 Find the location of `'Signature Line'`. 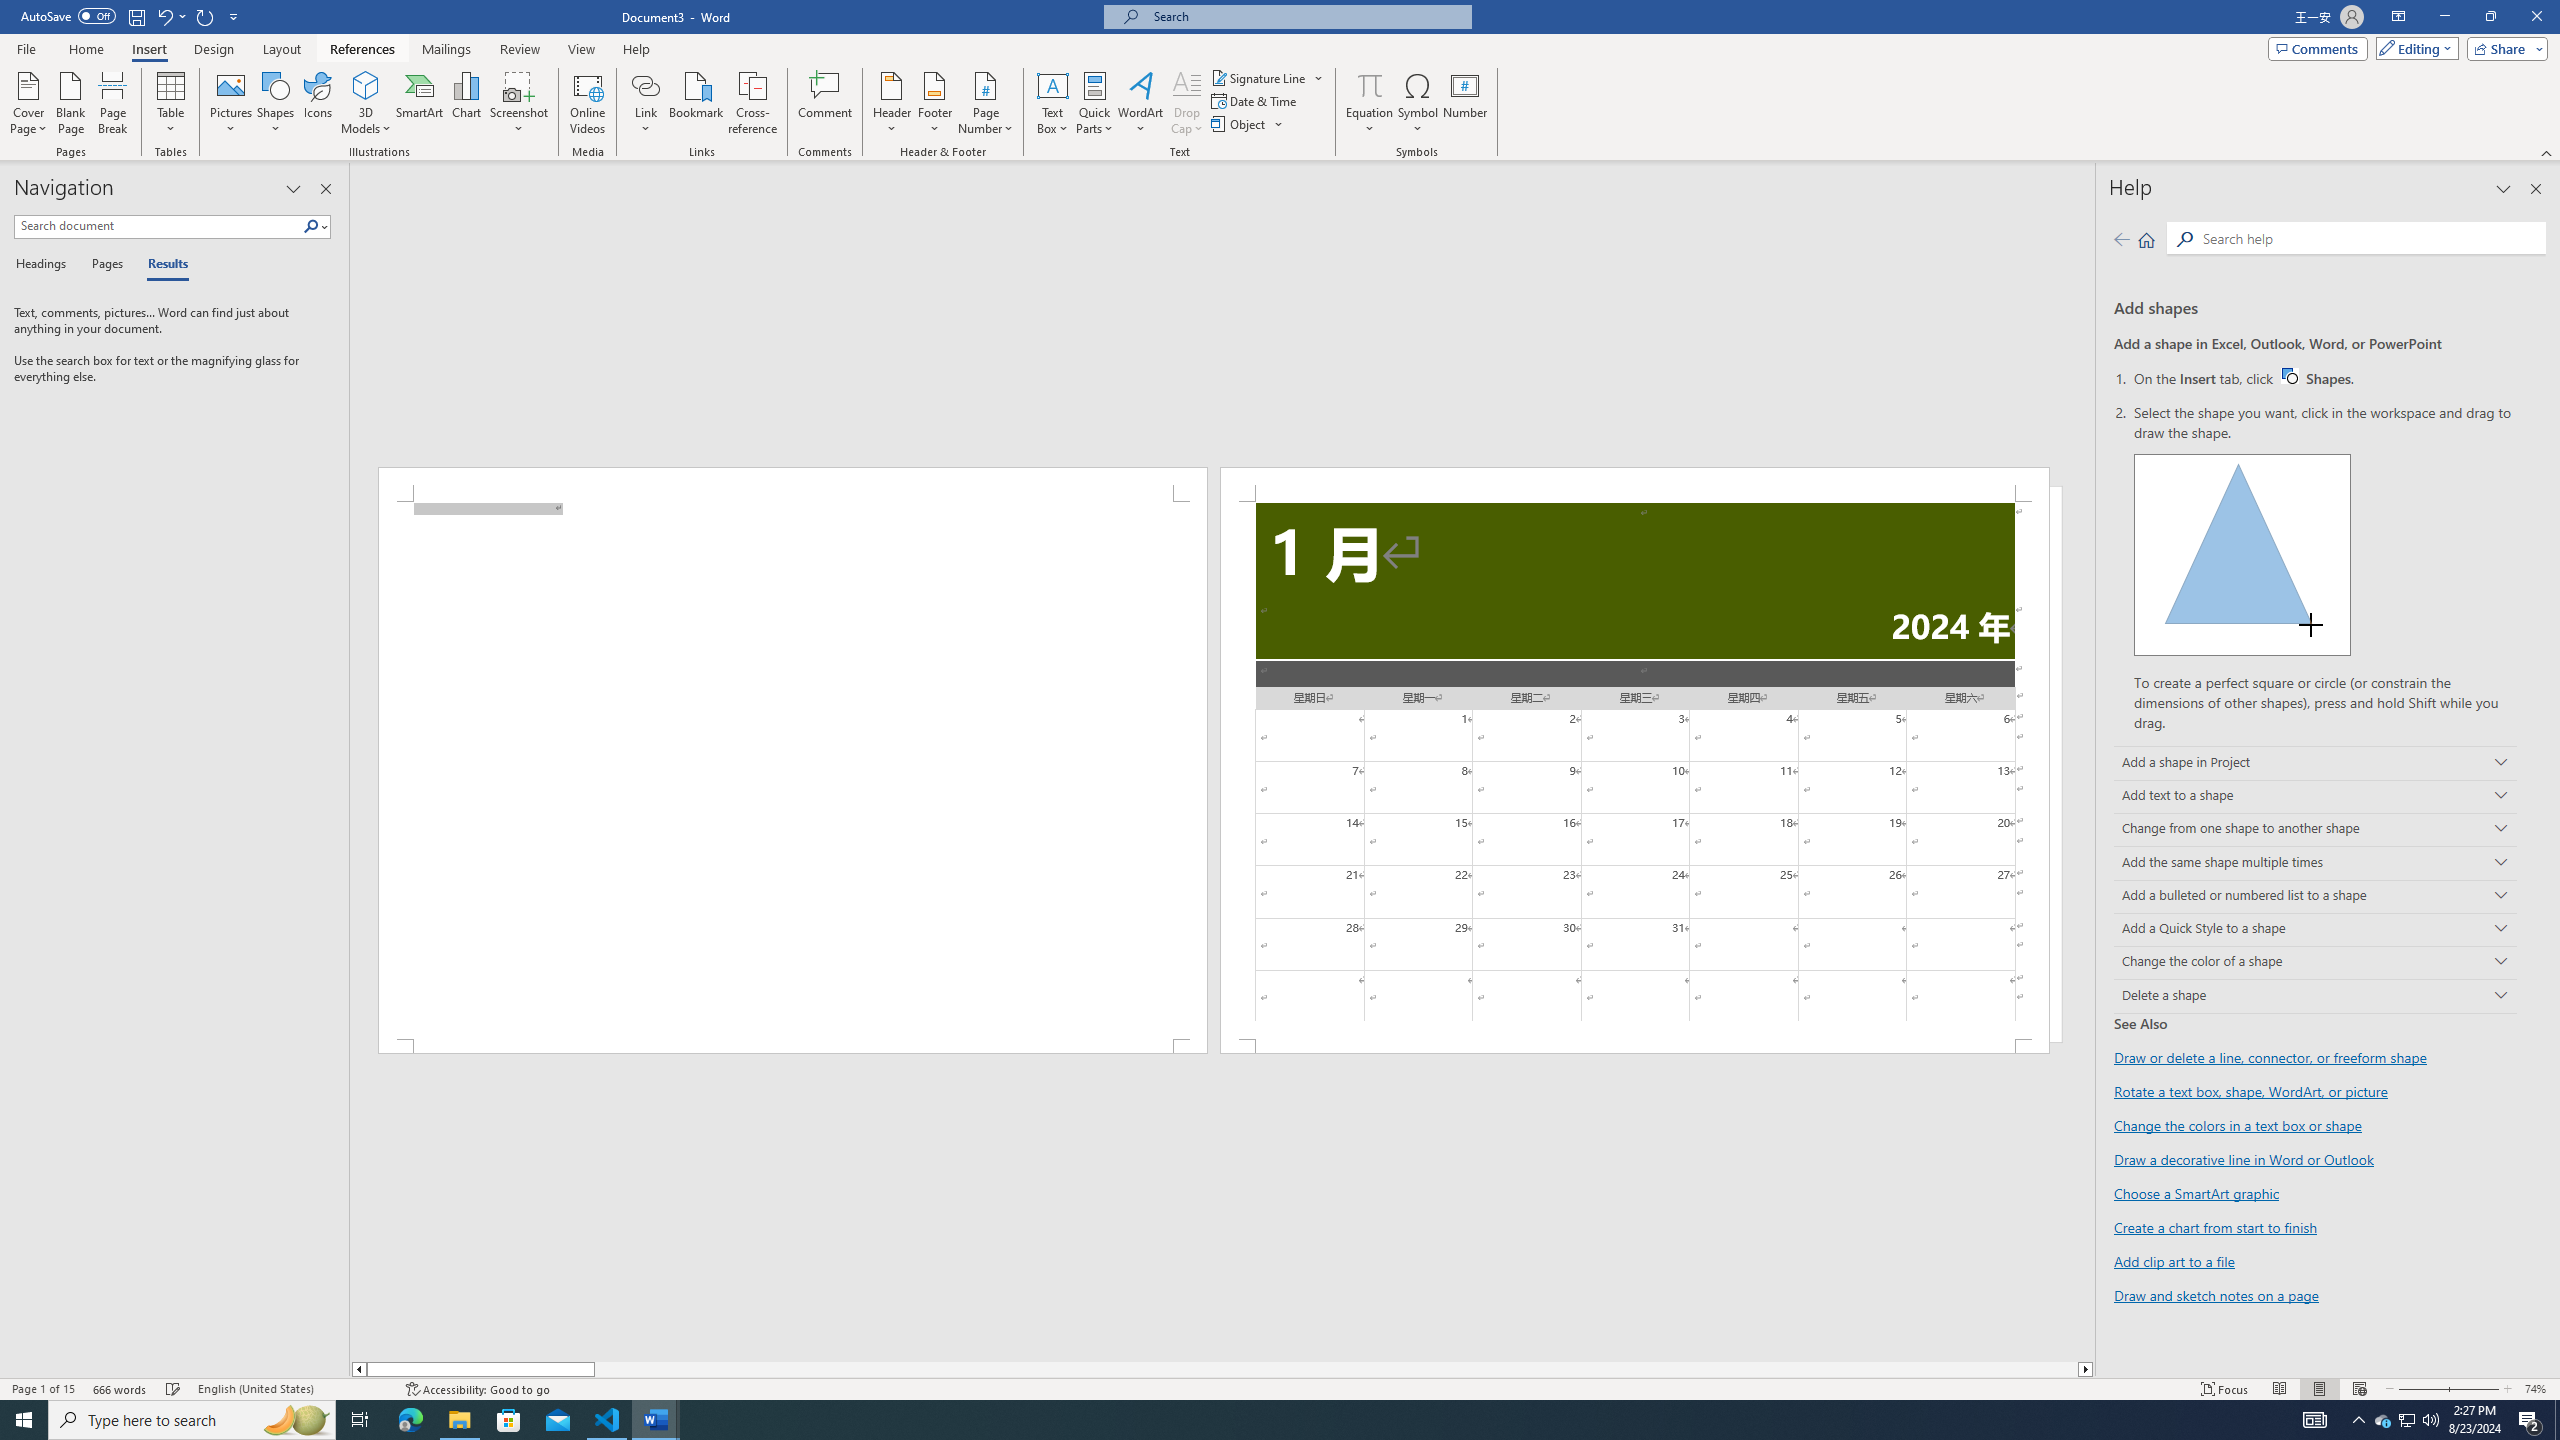

'Signature Line' is located at coordinates (1267, 77).